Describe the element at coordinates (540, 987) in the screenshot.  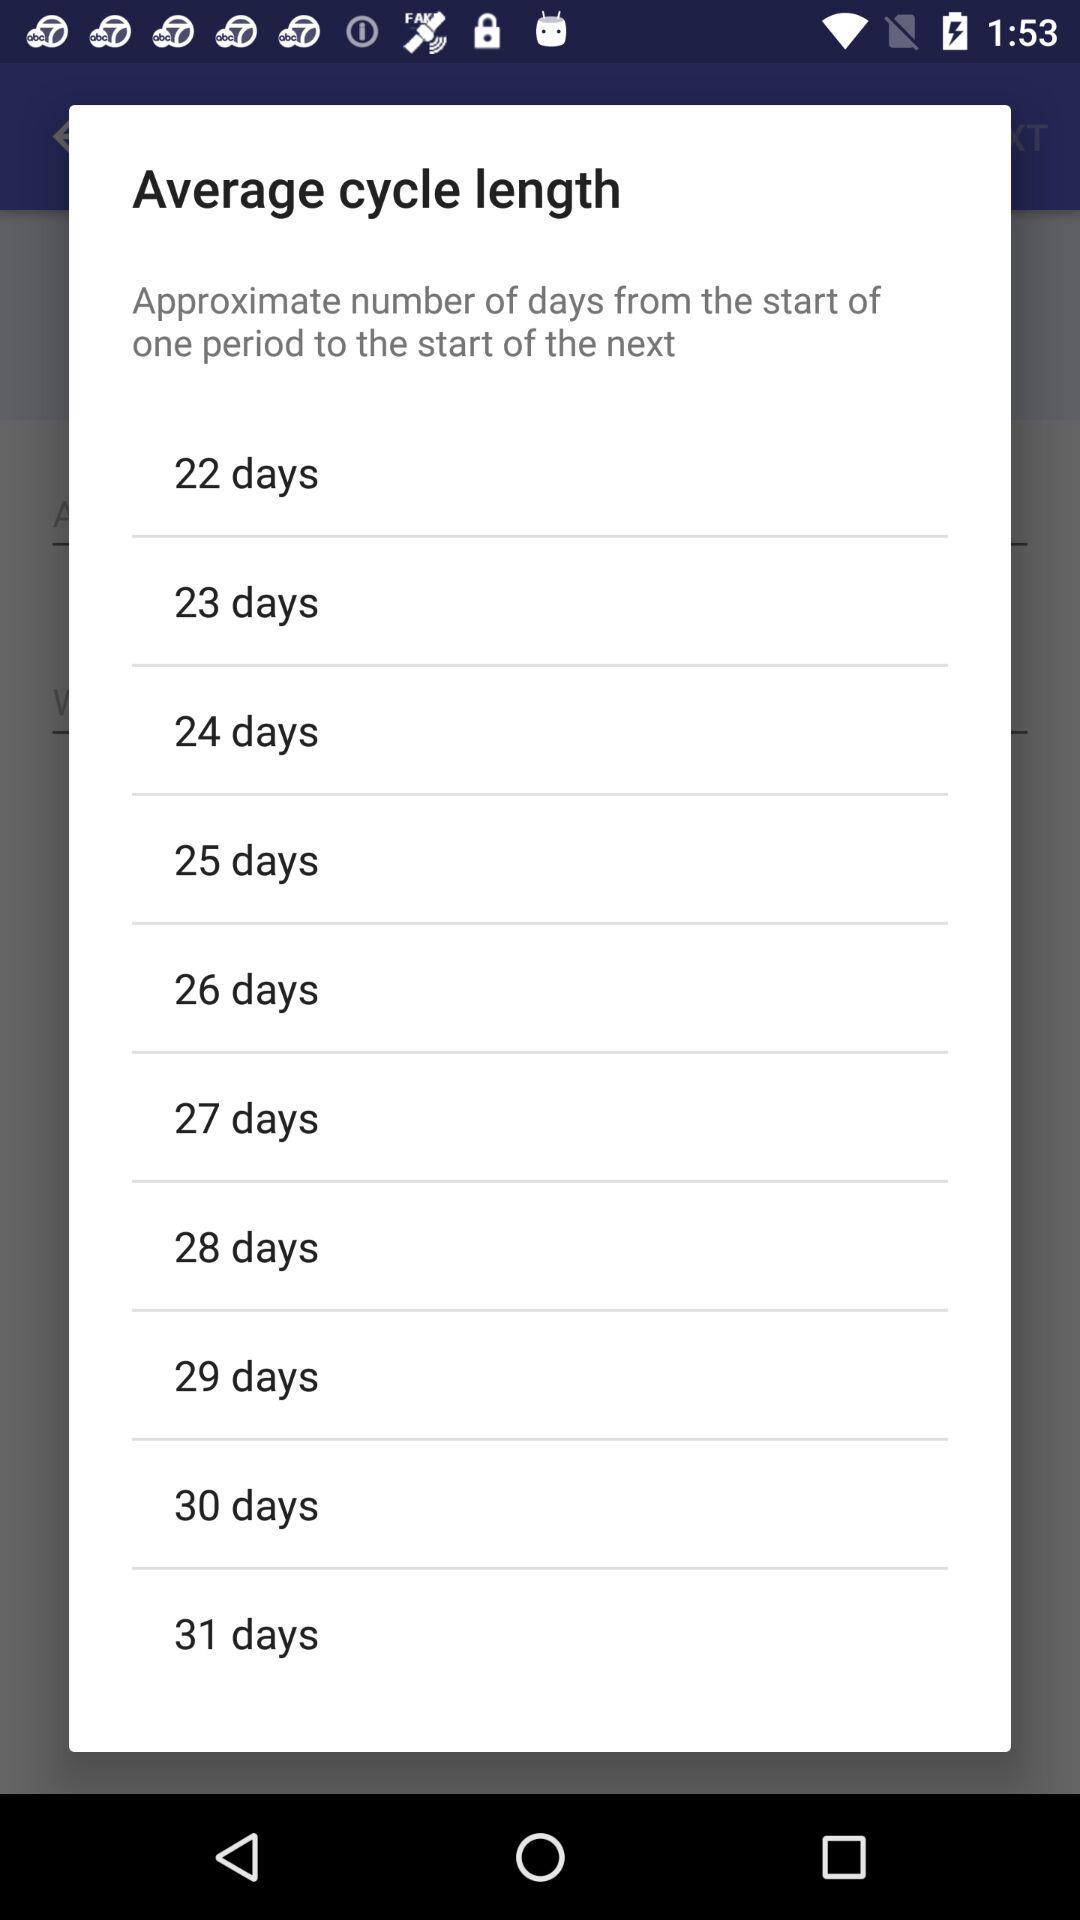
I see `the item above the 27 days icon` at that location.